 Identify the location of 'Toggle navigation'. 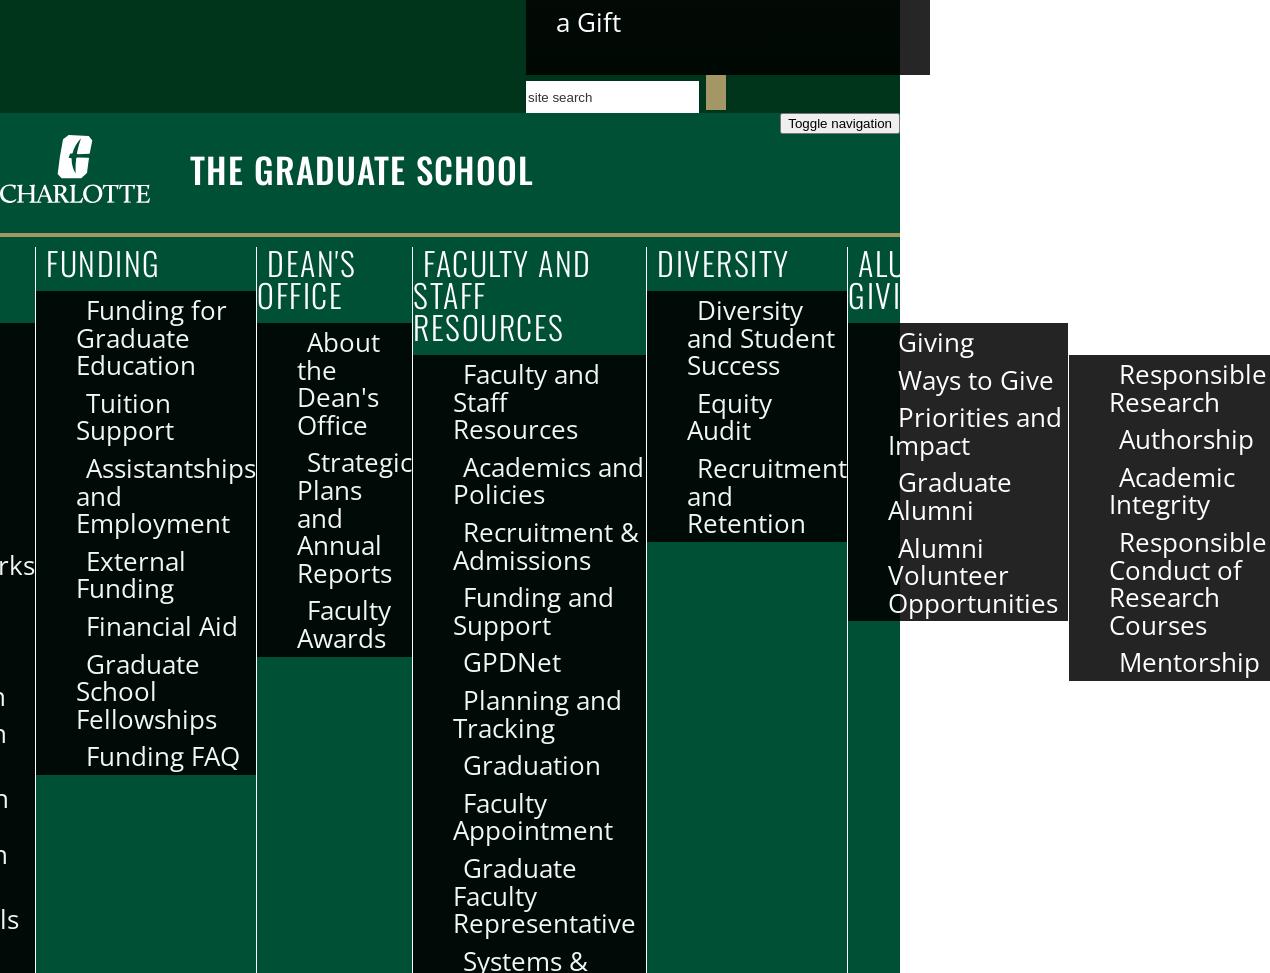
(839, 122).